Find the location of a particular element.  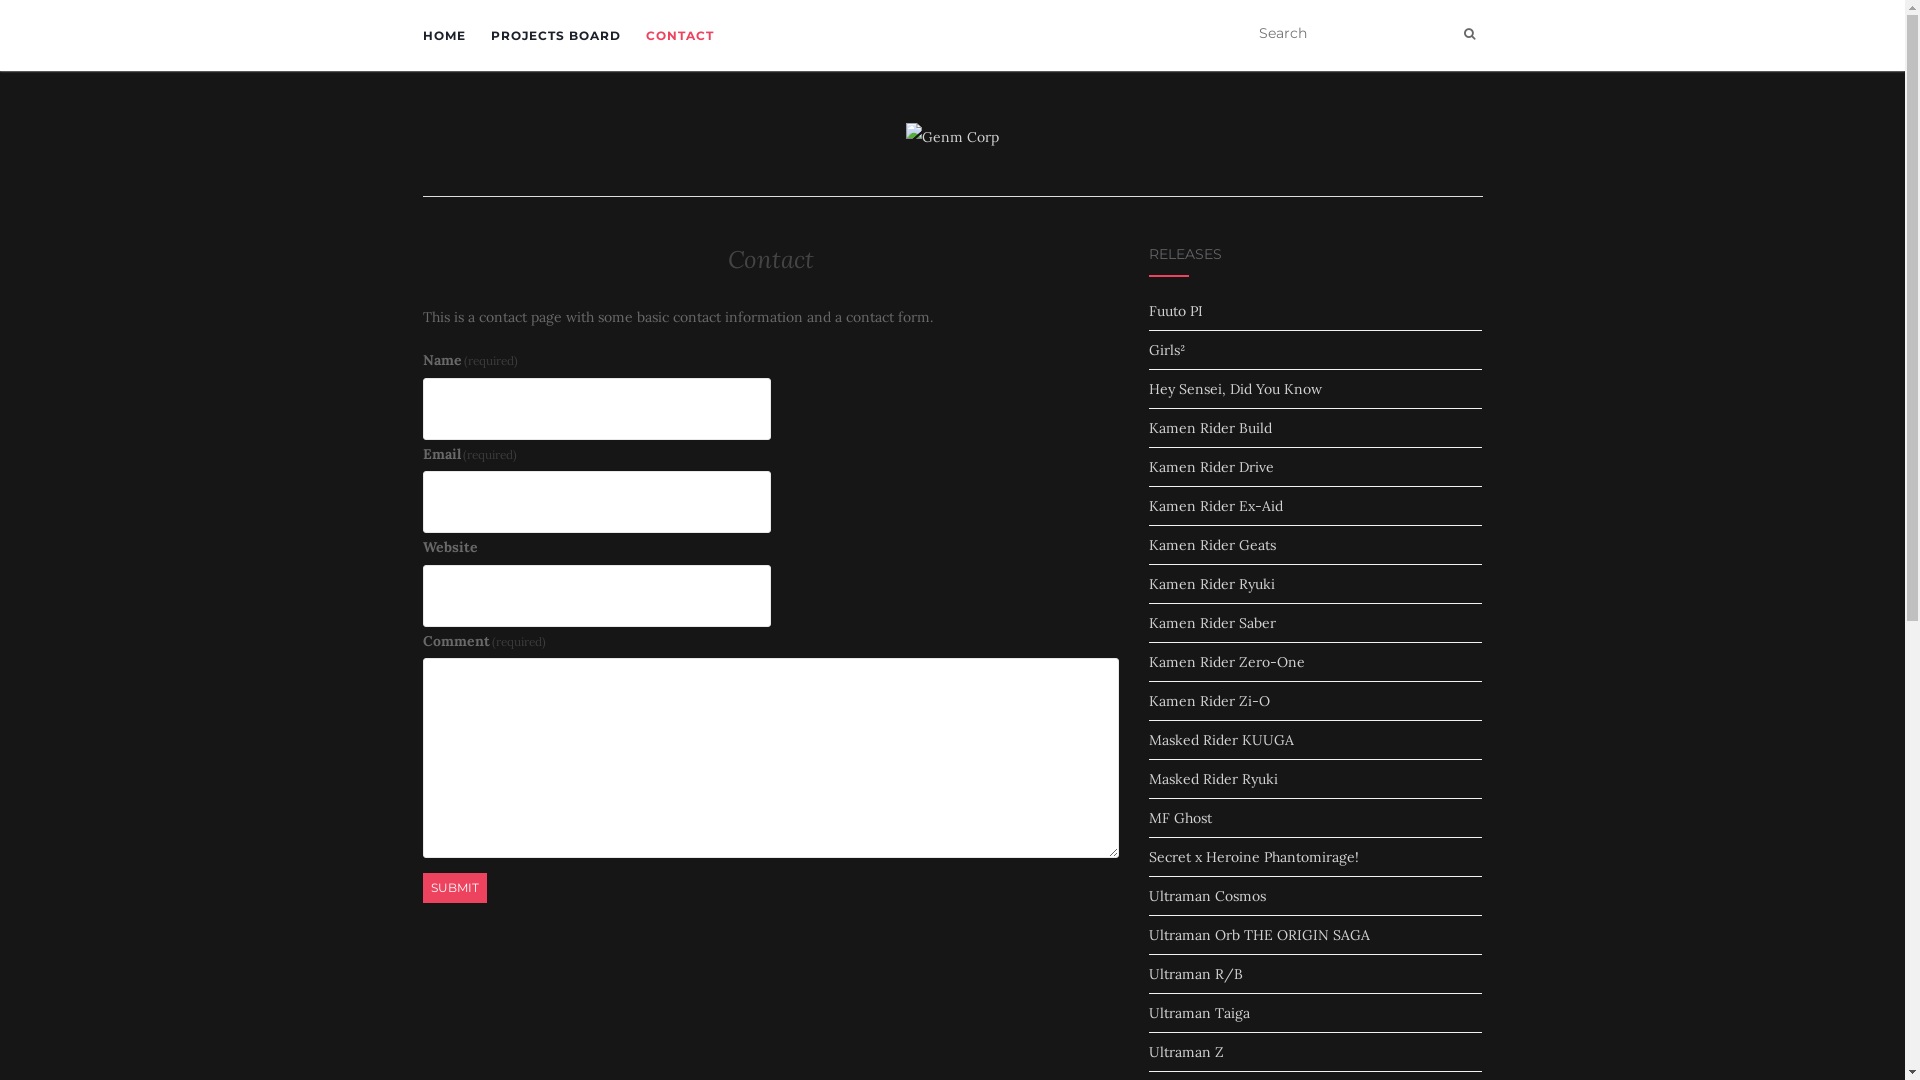

'Hey Sensei, Did You Know' is located at coordinates (1234, 389).